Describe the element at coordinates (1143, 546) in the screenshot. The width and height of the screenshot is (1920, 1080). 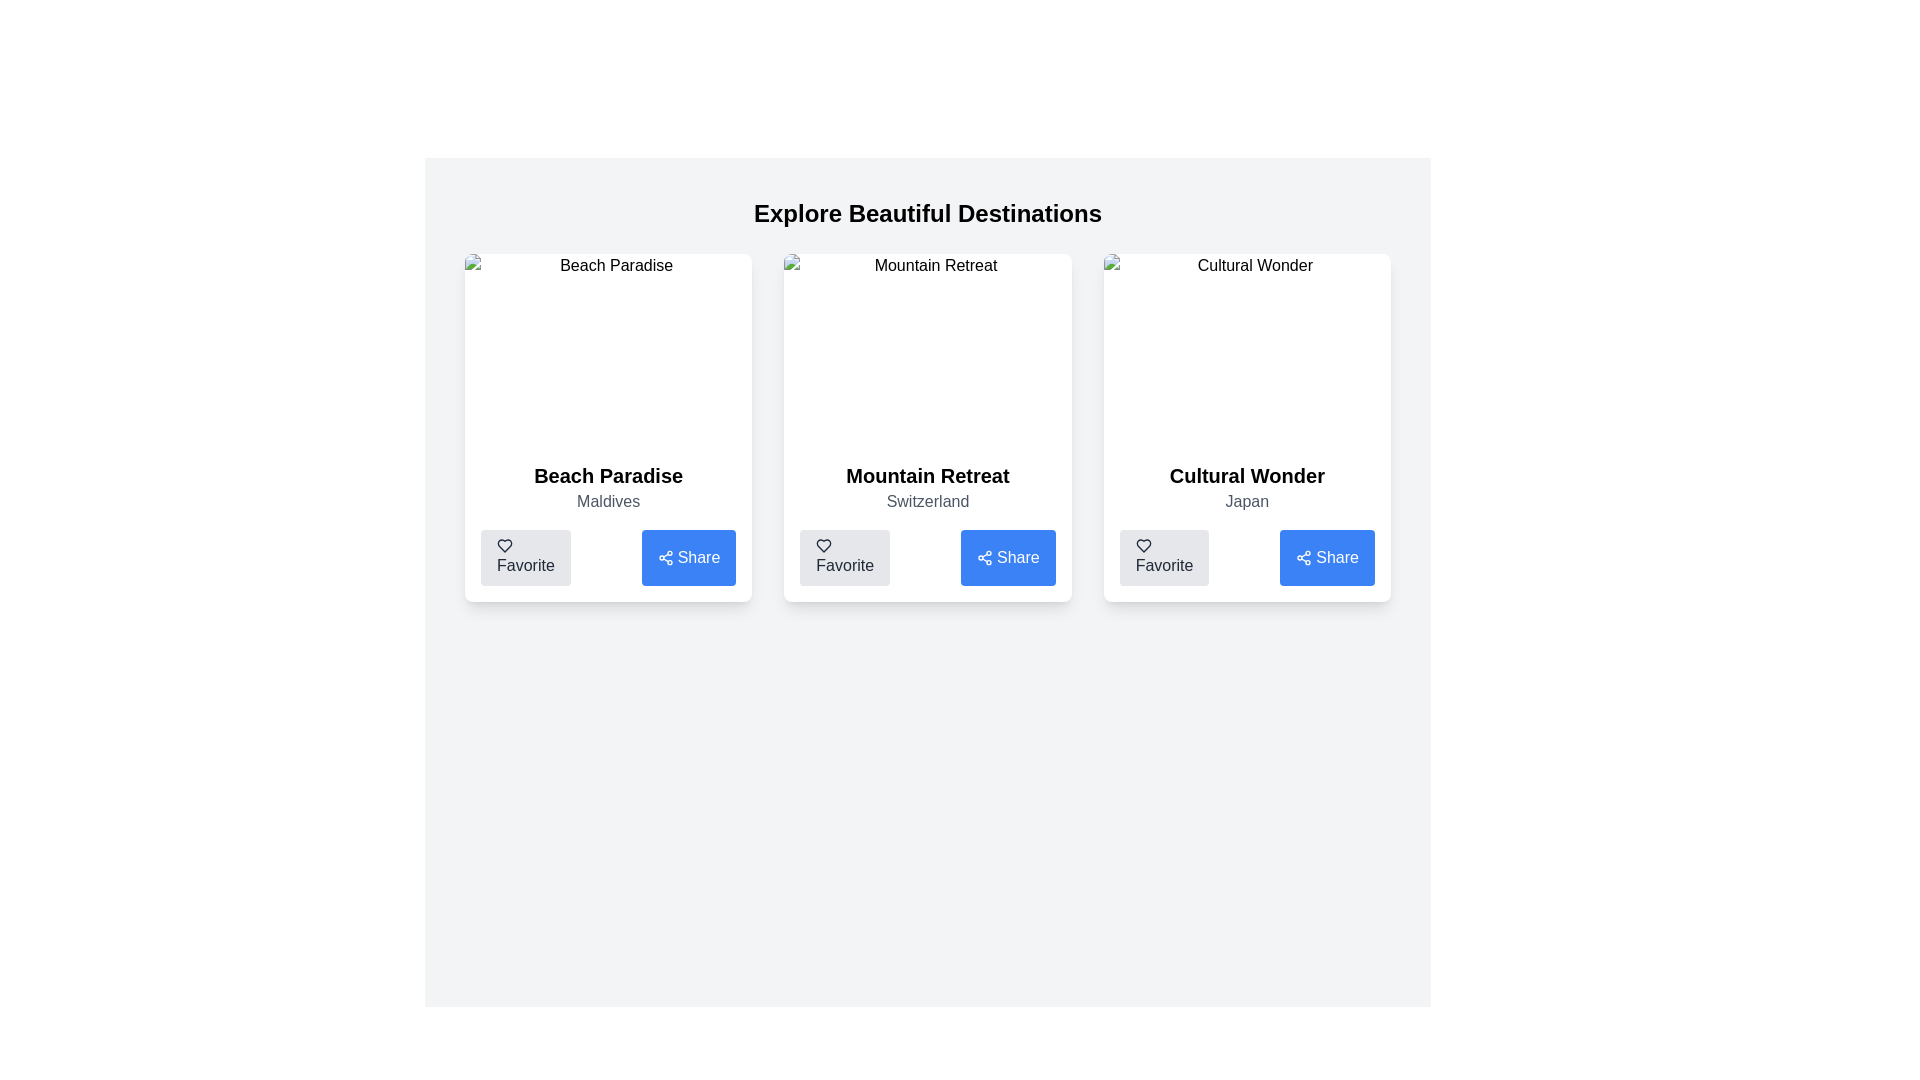
I see `the heart-shaped icon adjacent to the 'Favorite' text` at that location.